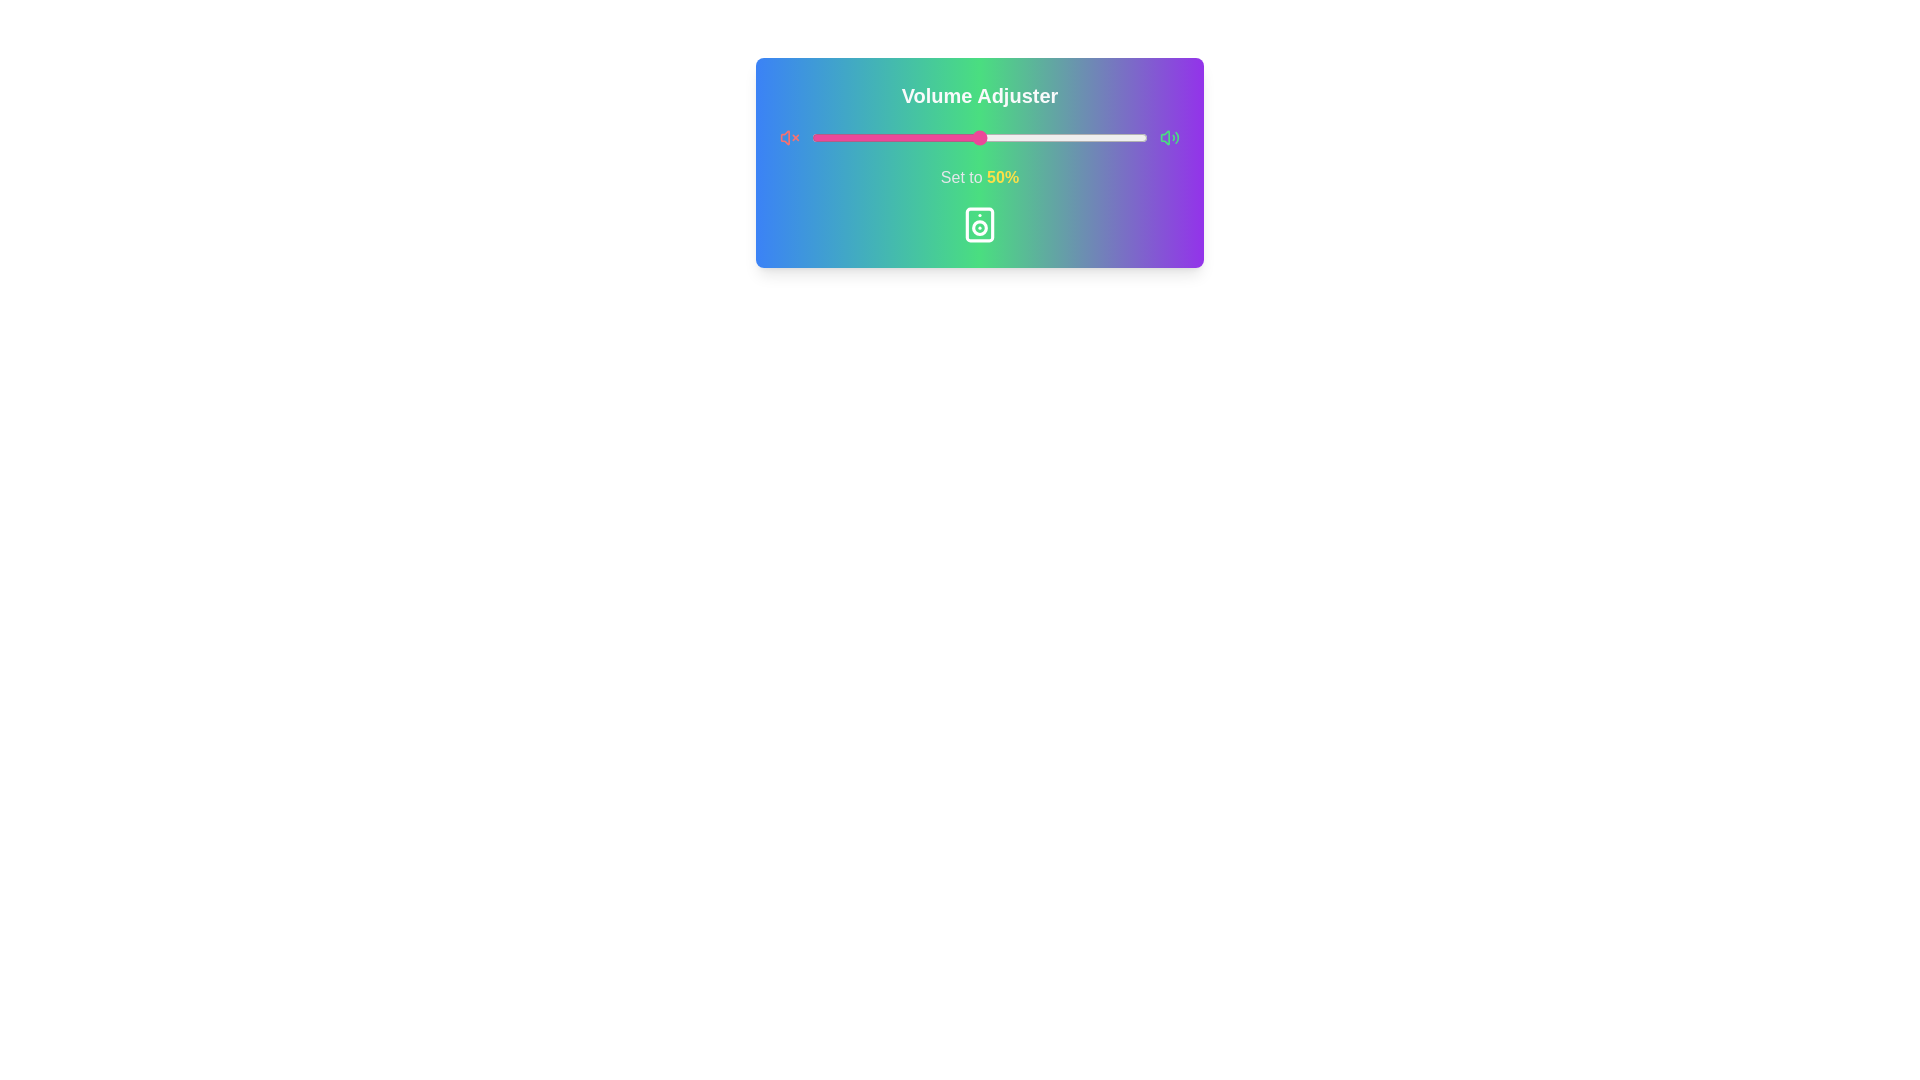 This screenshot has height=1080, width=1920. What do you see at coordinates (1079, 137) in the screenshot?
I see `the volume slider to 80%, where 80 is a value between 0 and 100` at bounding box center [1079, 137].